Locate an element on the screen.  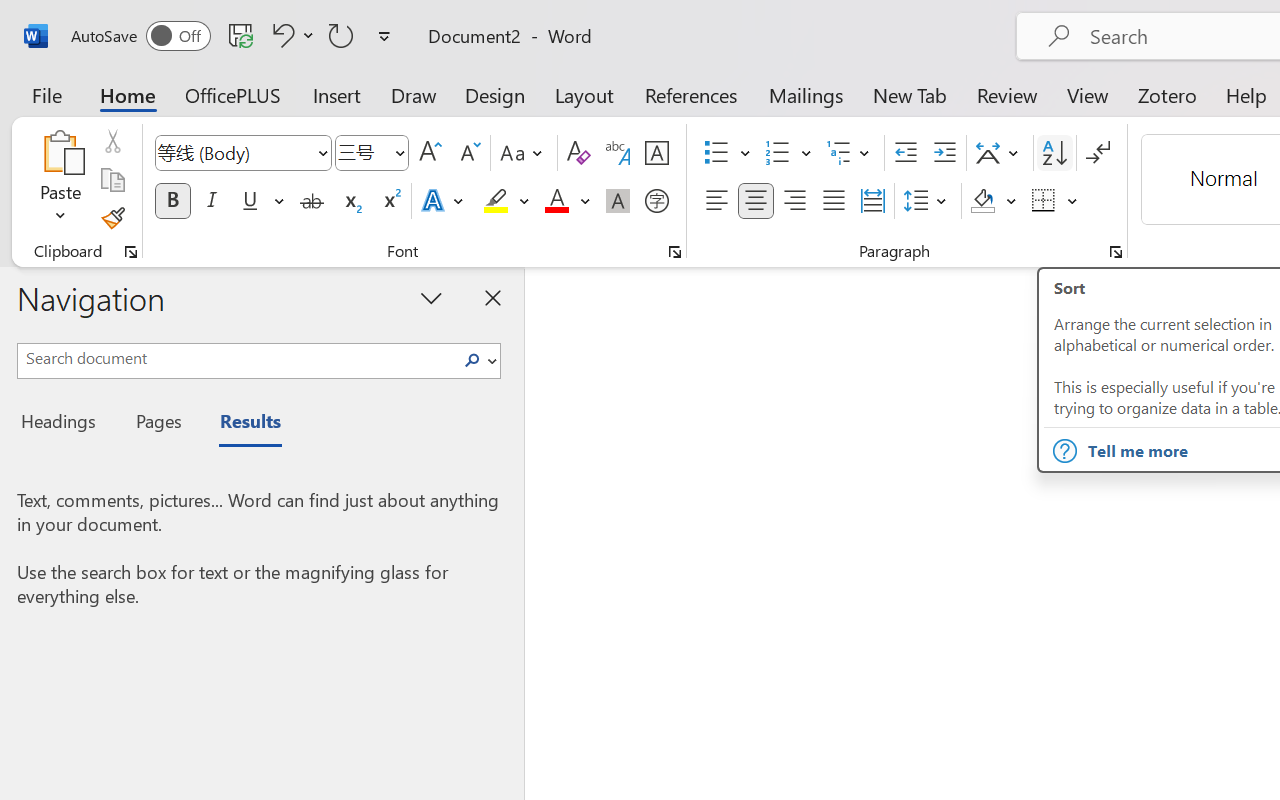
'Search document' is located at coordinates (237, 358).